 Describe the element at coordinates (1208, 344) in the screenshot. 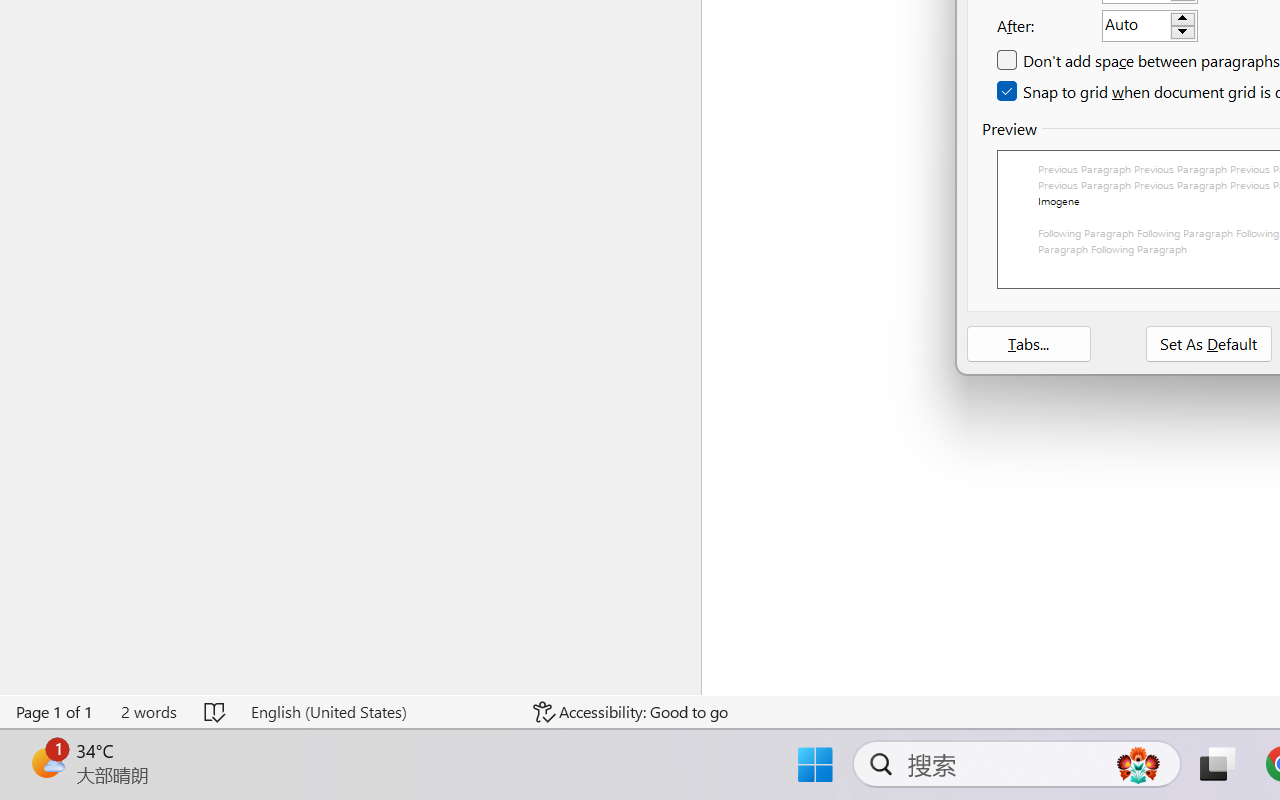

I see `'Set As Default'` at that location.